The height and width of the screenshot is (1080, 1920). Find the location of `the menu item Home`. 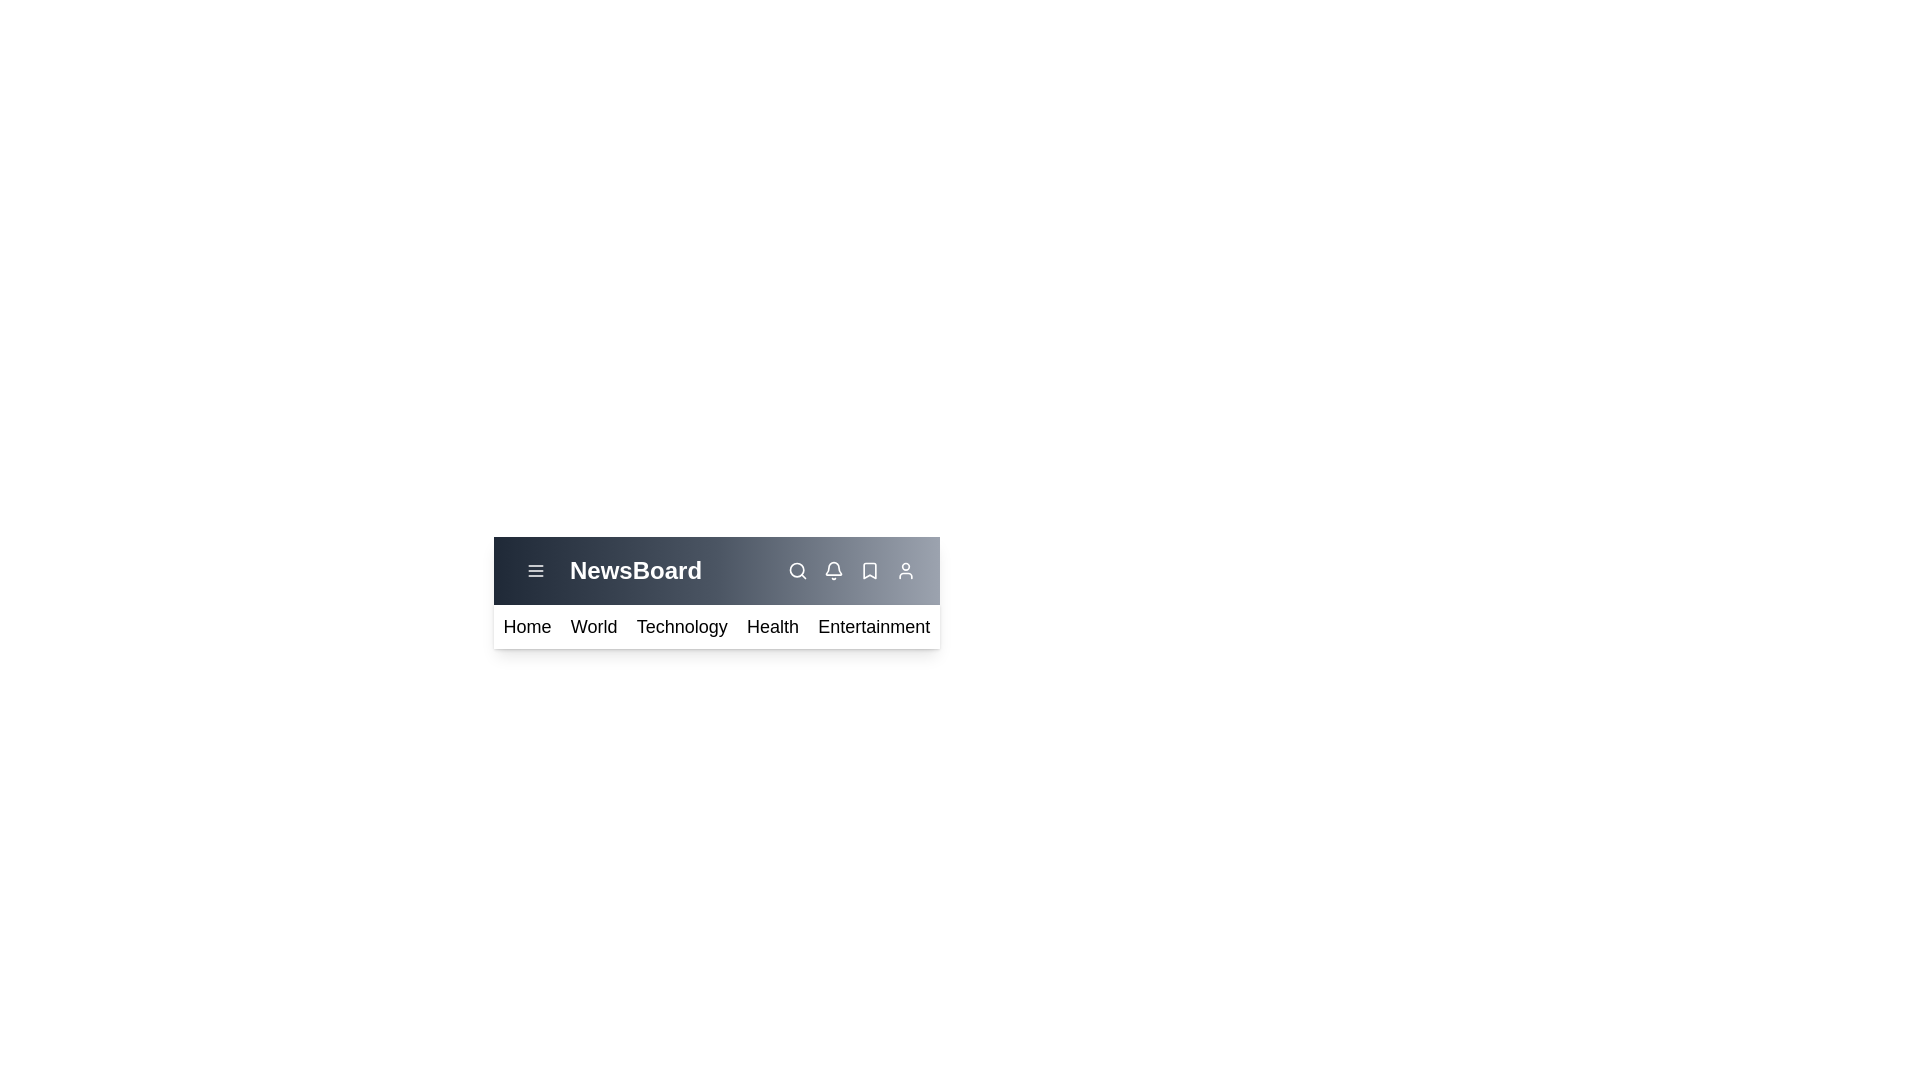

the menu item Home is located at coordinates (527, 626).